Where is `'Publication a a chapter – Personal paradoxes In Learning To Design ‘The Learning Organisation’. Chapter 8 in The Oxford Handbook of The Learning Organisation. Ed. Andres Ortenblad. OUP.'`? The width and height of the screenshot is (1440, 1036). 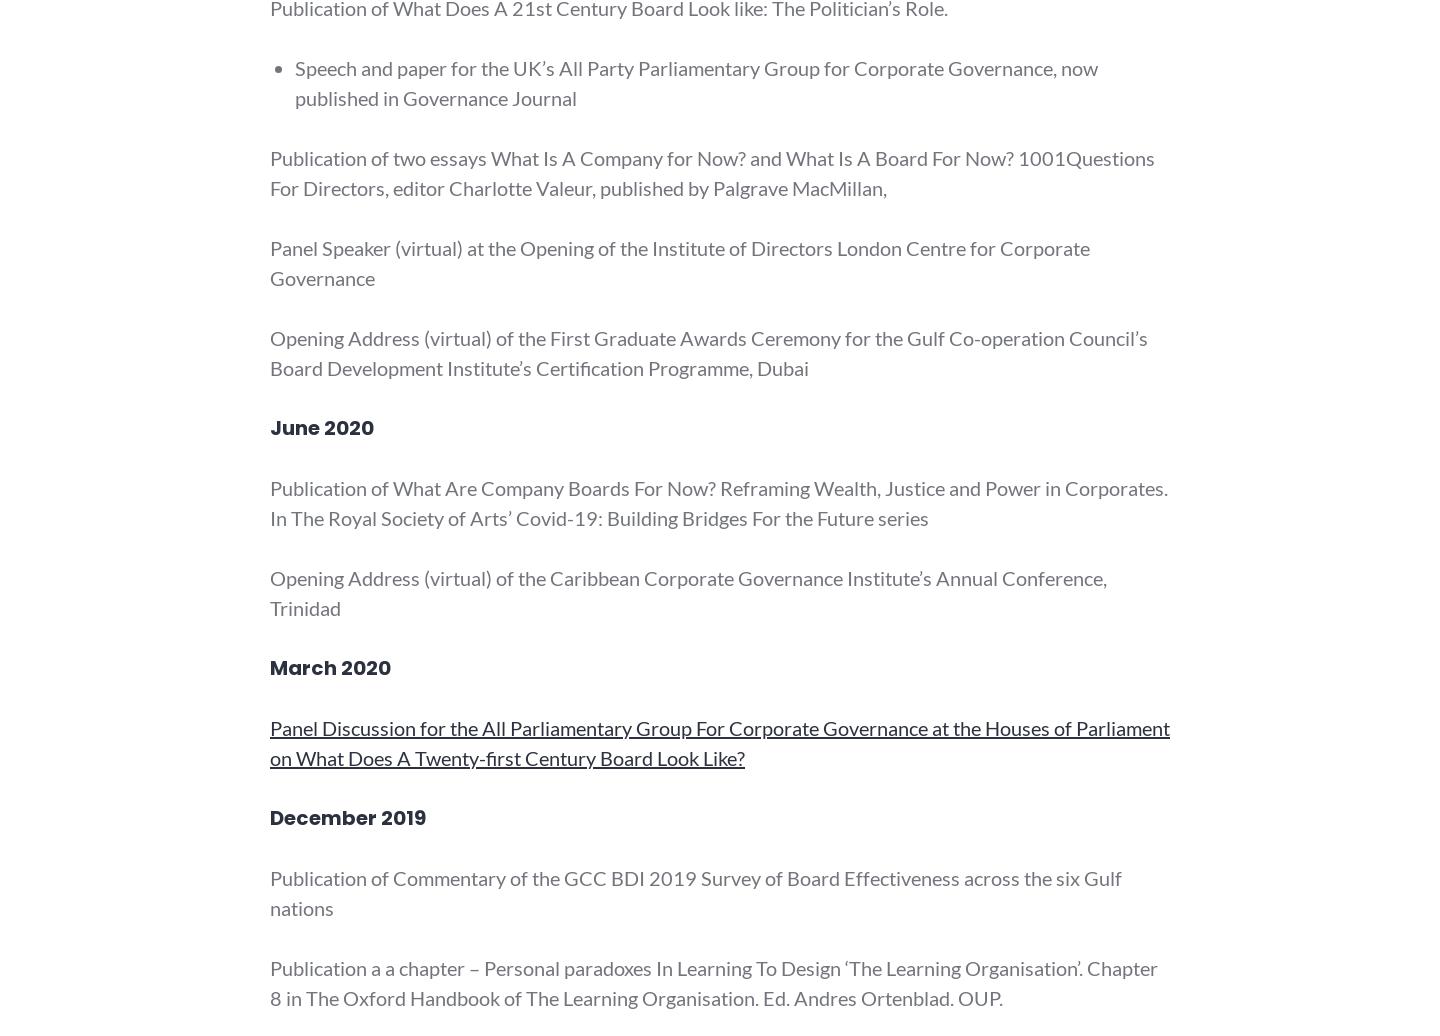
'Publication a a chapter – Personal paradoxes In Learning To Design ‘The Learning Organisation’. Chapter 8 in The Oxford Handbook of The Learning Organisation. Ed. Andres Ortenblad. OUP.' is located at coordinates (713, 982).